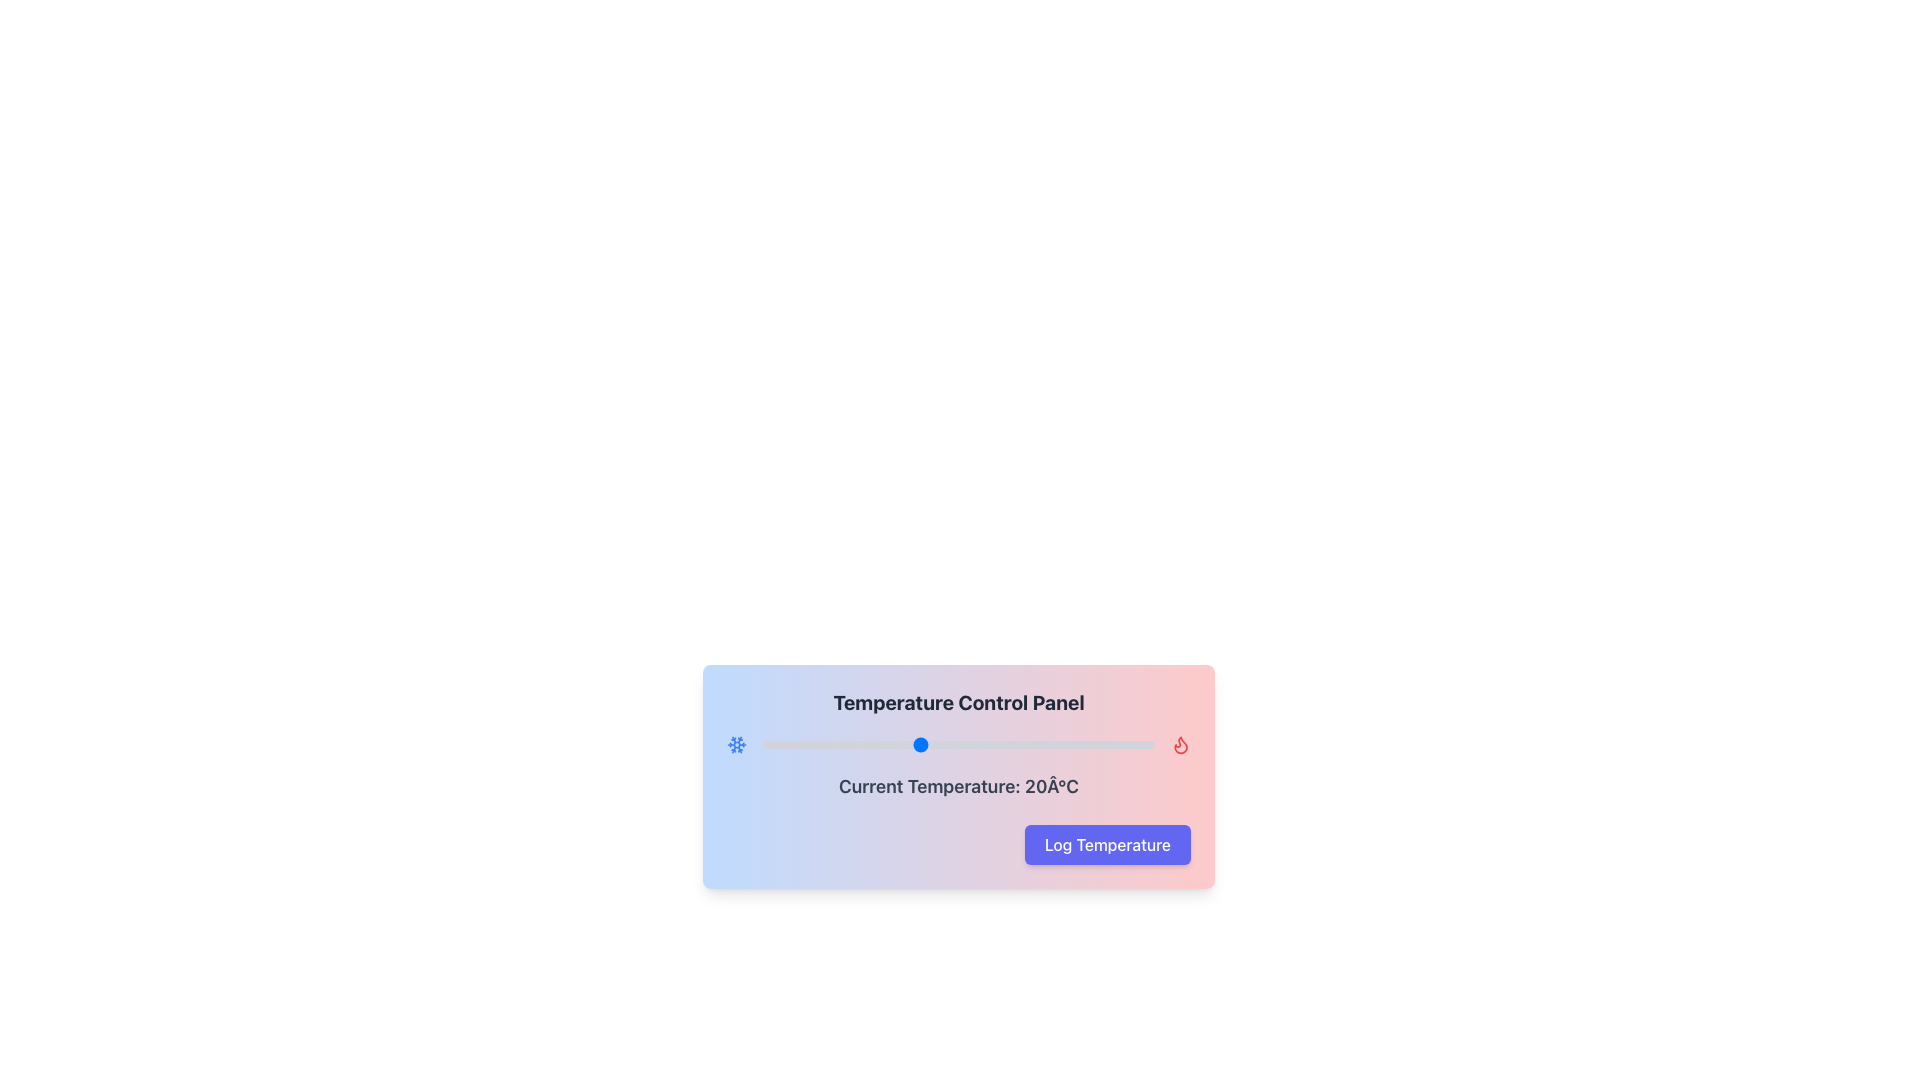 Image resolution: width=1920 pixels, height=1080 pixels. I want to click on the header text labeled 'Temperature Control Panel', which is styled in bold, large size, and dark gray color, located at the top-center of the temperature control panel, so click(958, 701).